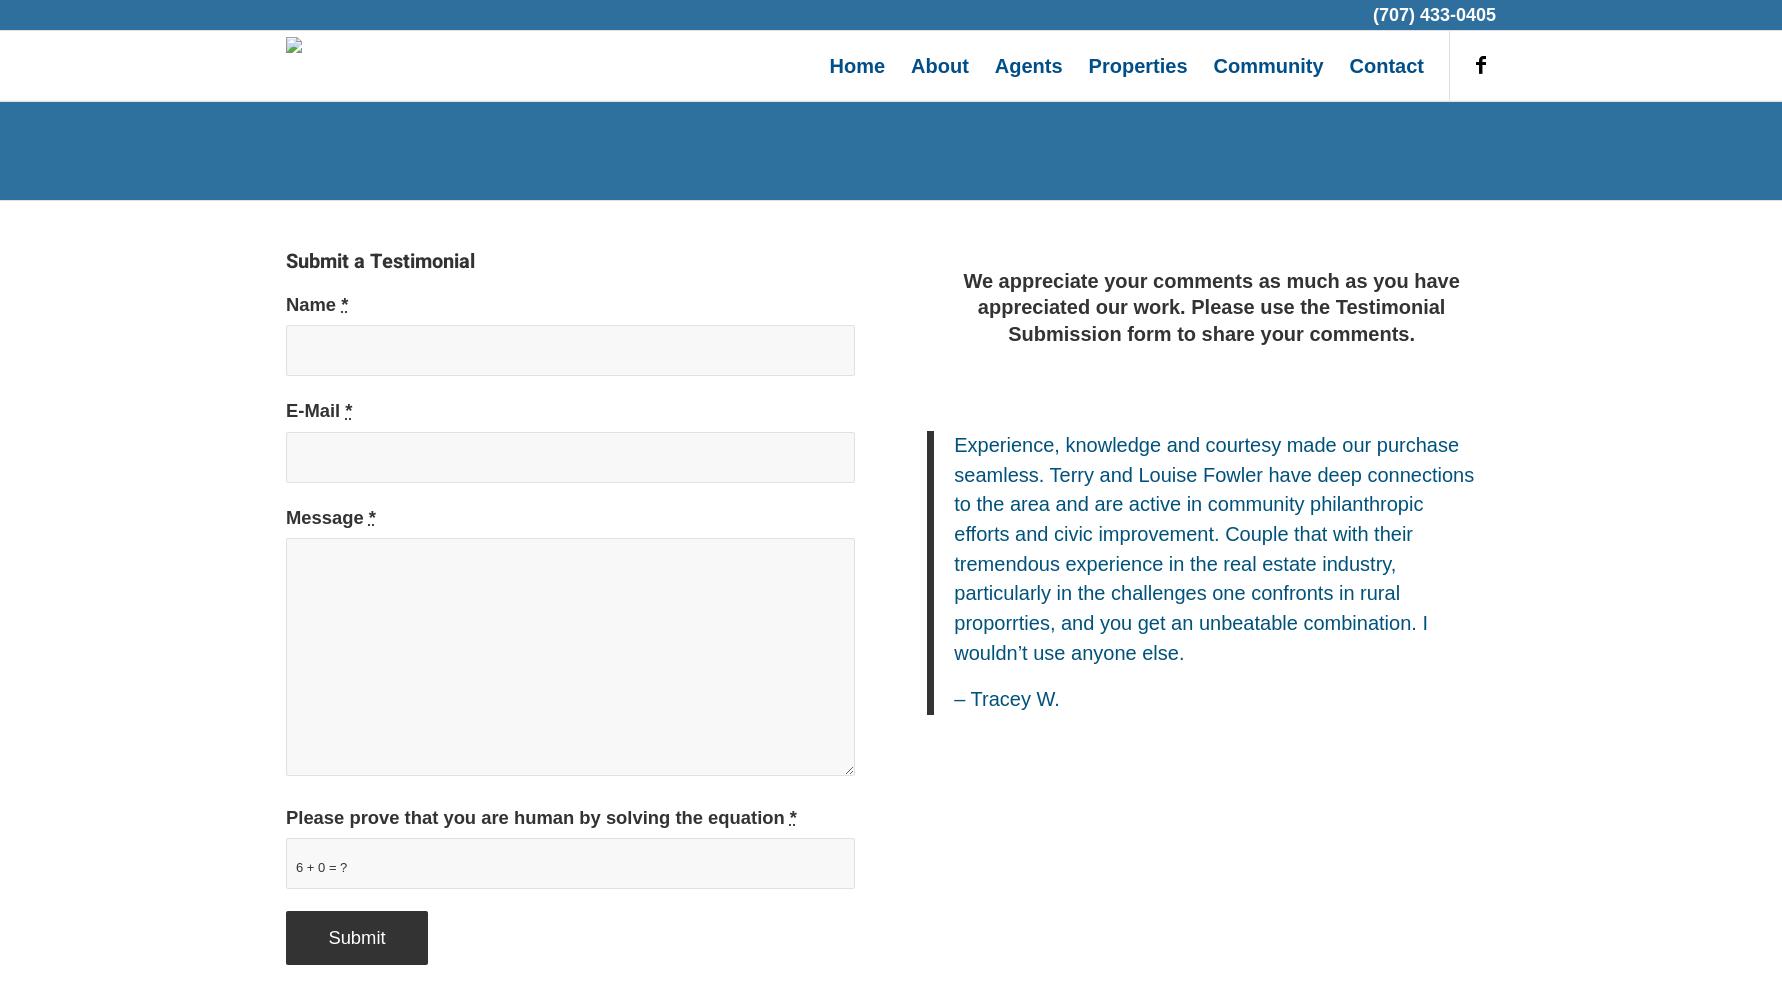 The image size is (1782, 1000). I want to click on 'Submit a Testimonial', so click(380, 261).